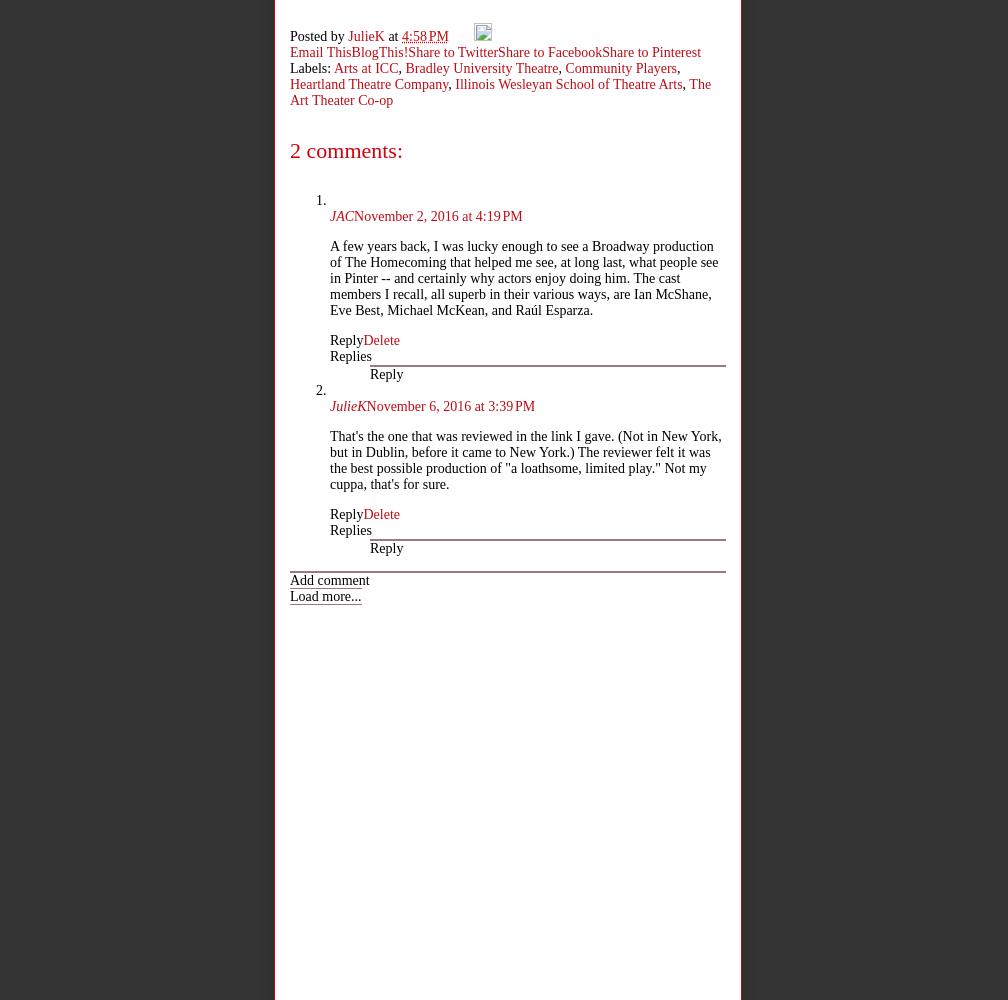  Describe the element at coordinates (568, 82) in the screenshot. I see `'Illinois Wesleyan School of Theatre Arts'` at that location.